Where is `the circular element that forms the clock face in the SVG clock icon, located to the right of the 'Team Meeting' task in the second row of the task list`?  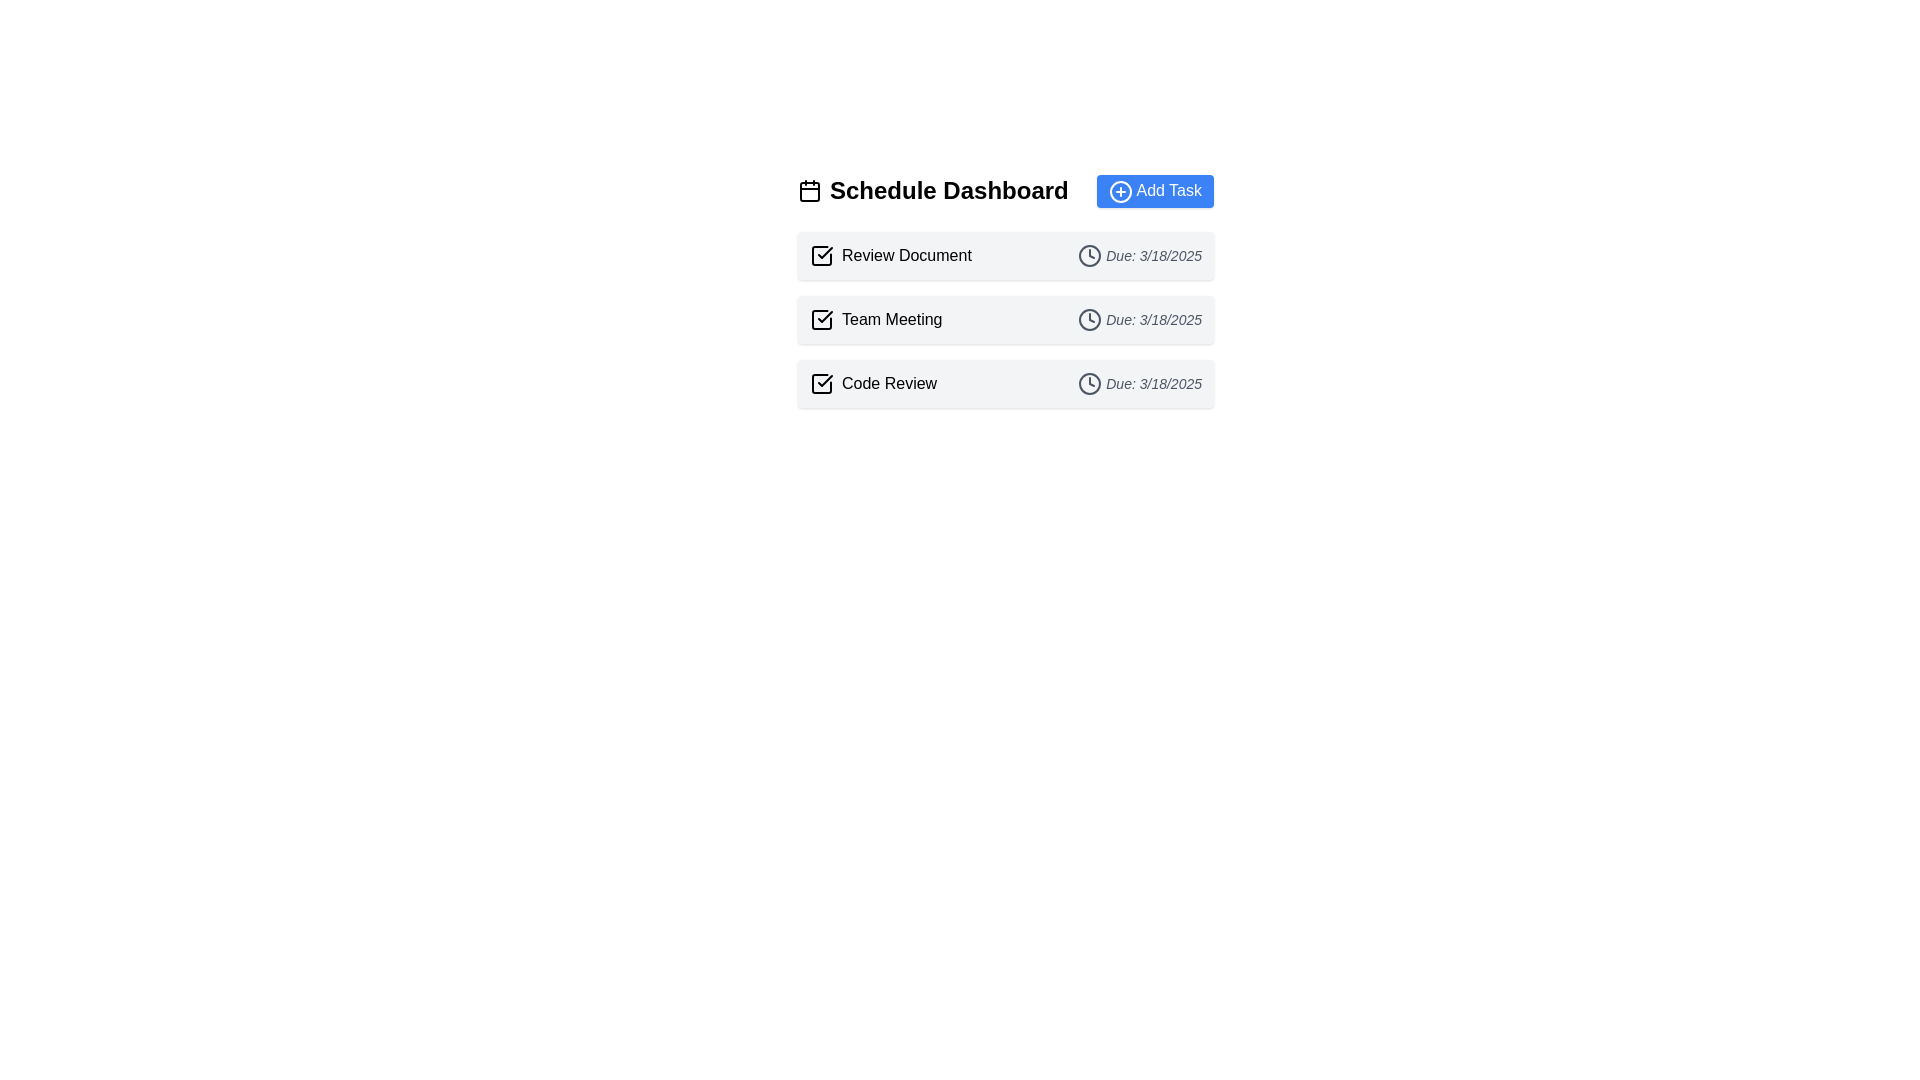 the circular element that forms the clock face in the SVG clock icon, located to the right of the 'Team Meeting' task in the second row of the task list is located at coordinates (1089, 318).